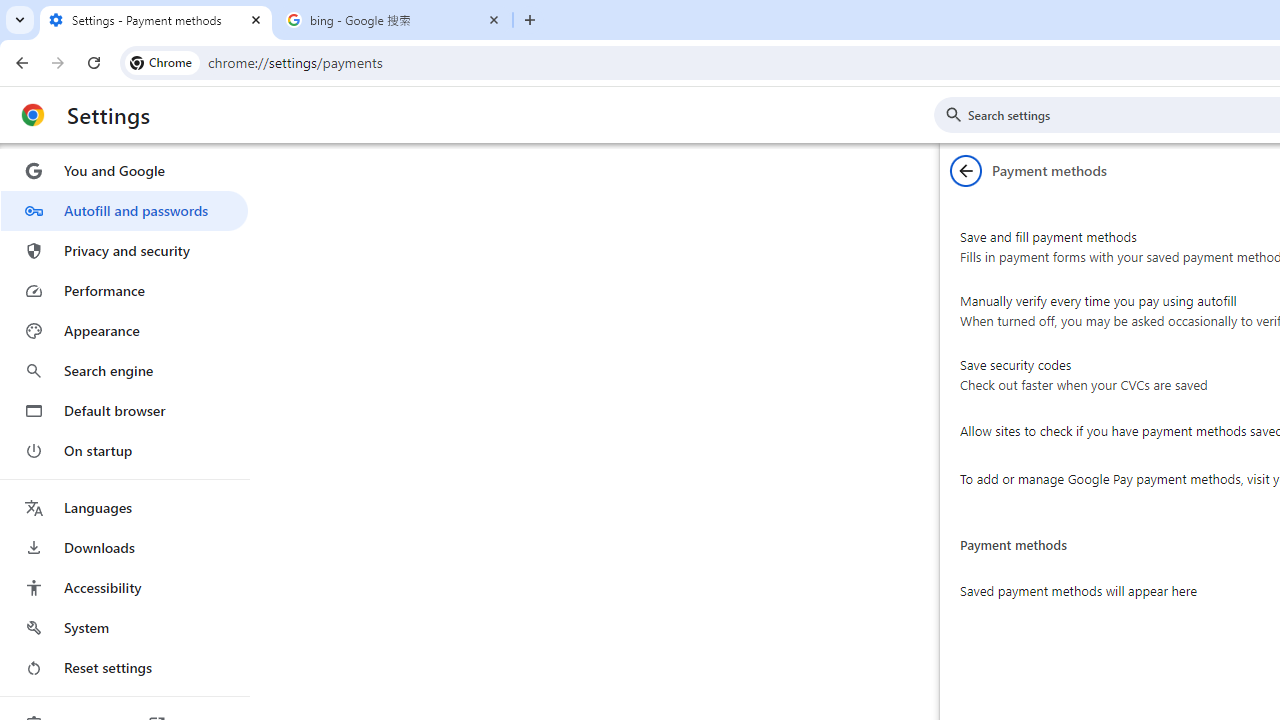  I want to click on 'Autofill and passwords', so click(123, 210).